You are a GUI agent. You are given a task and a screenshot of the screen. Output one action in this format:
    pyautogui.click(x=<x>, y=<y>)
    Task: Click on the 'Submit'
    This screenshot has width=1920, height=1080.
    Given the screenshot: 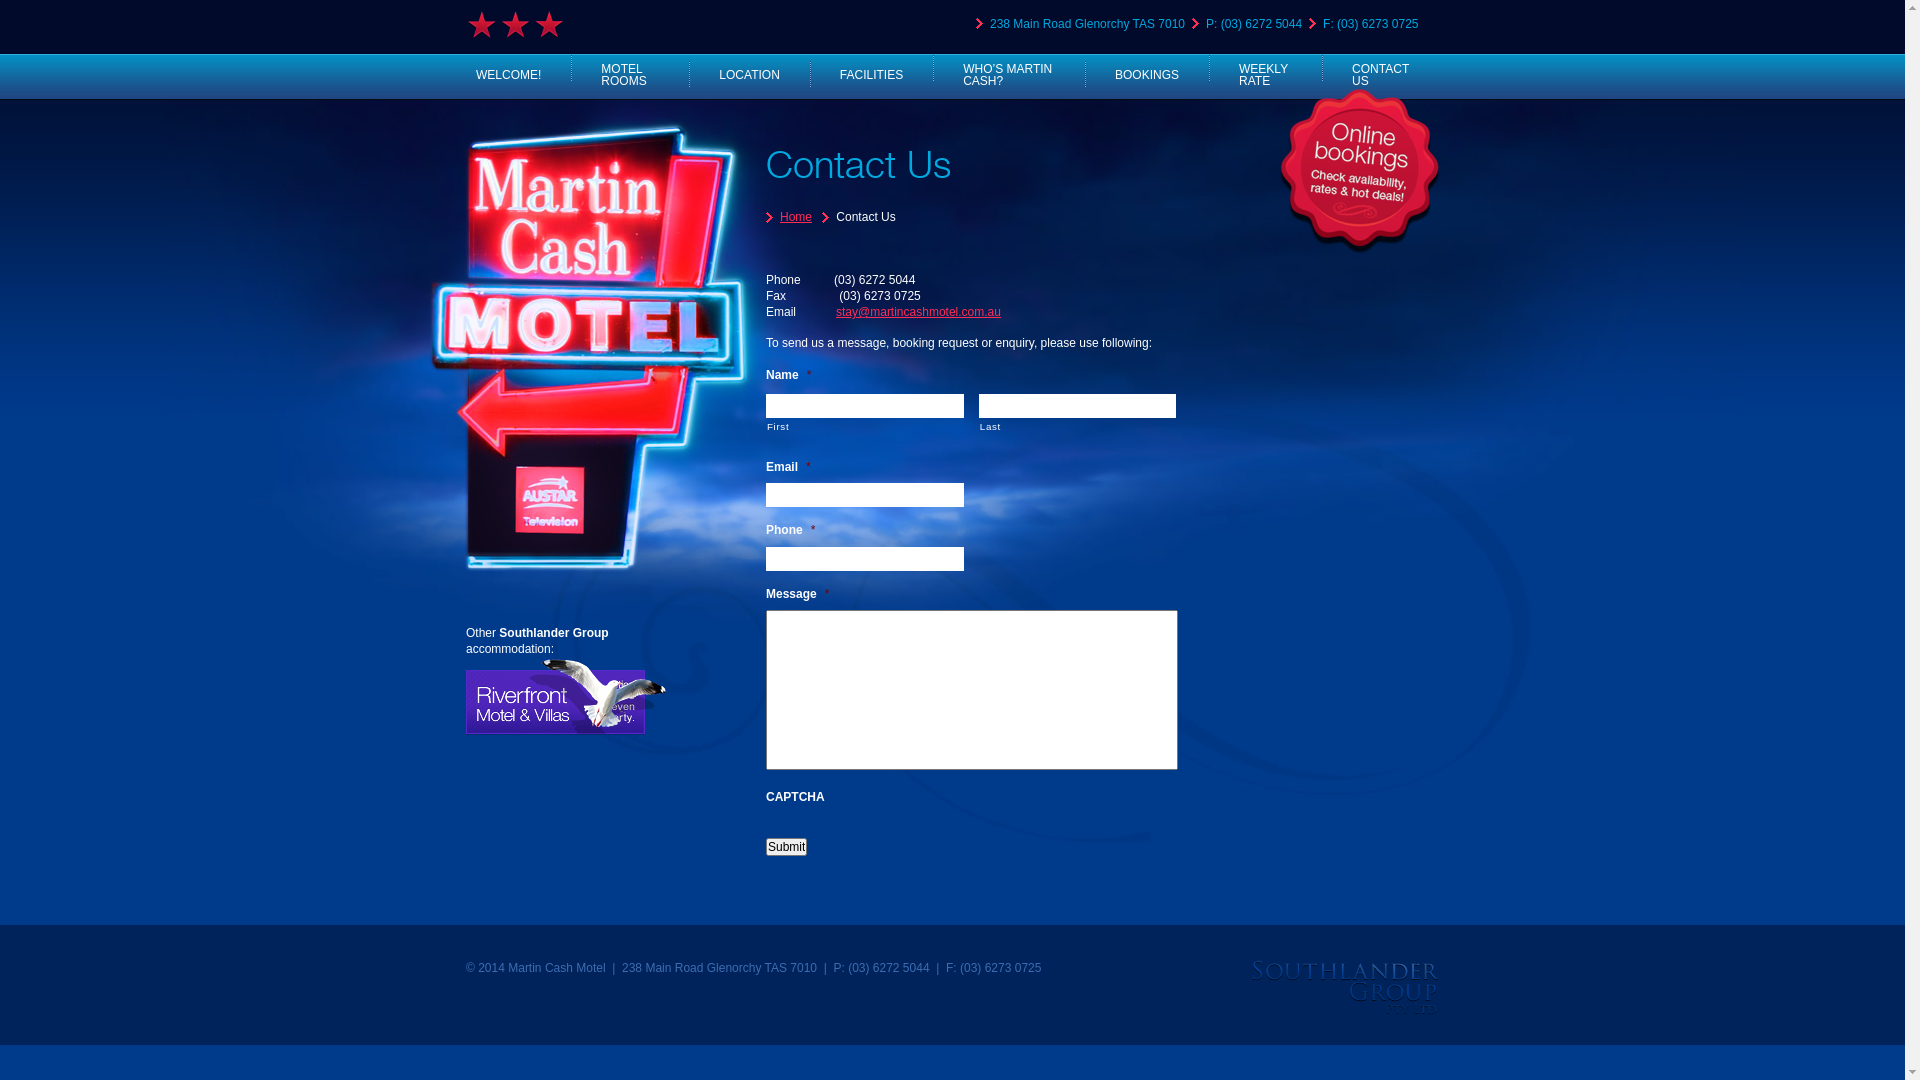 What is the action you would take?
    pyautogui.click(x=785, y=847)
    